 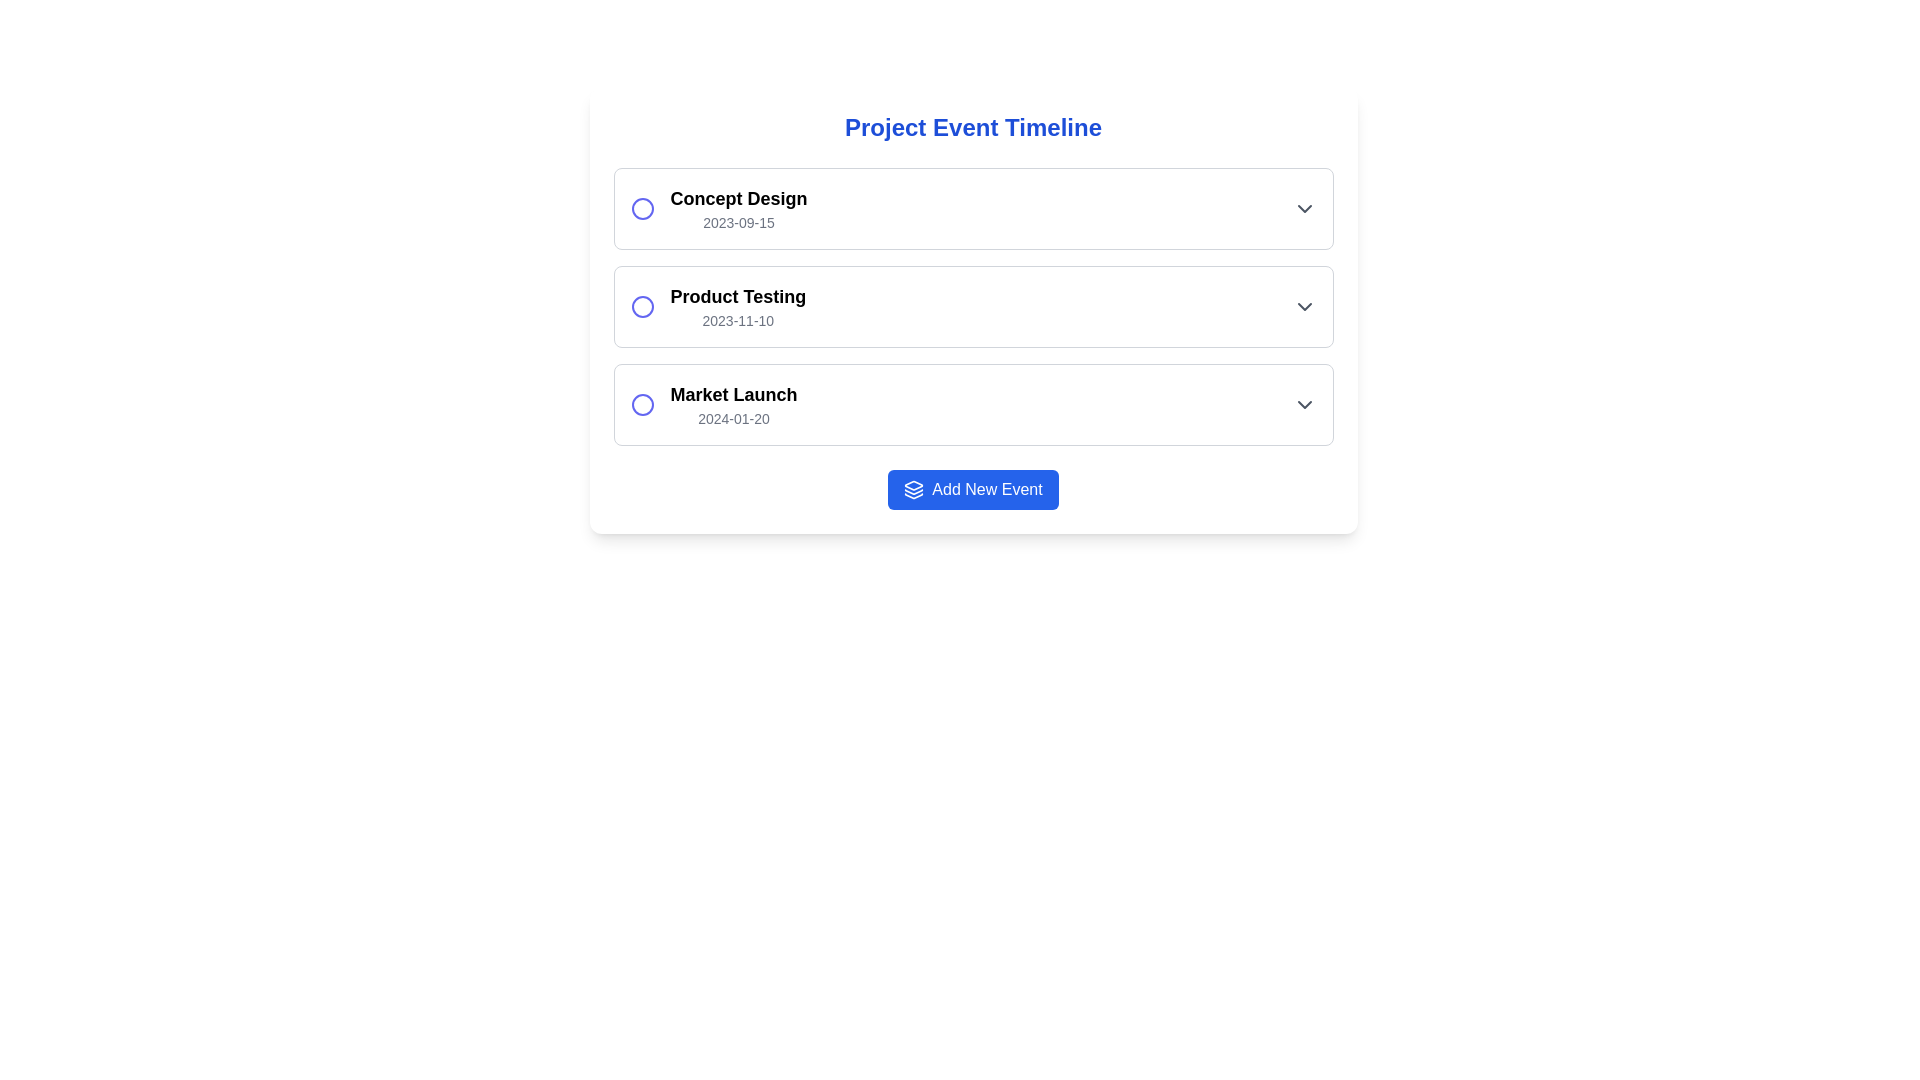 I want to click on the button located at the center-bottom of the interface, so click(x=973, y=489).